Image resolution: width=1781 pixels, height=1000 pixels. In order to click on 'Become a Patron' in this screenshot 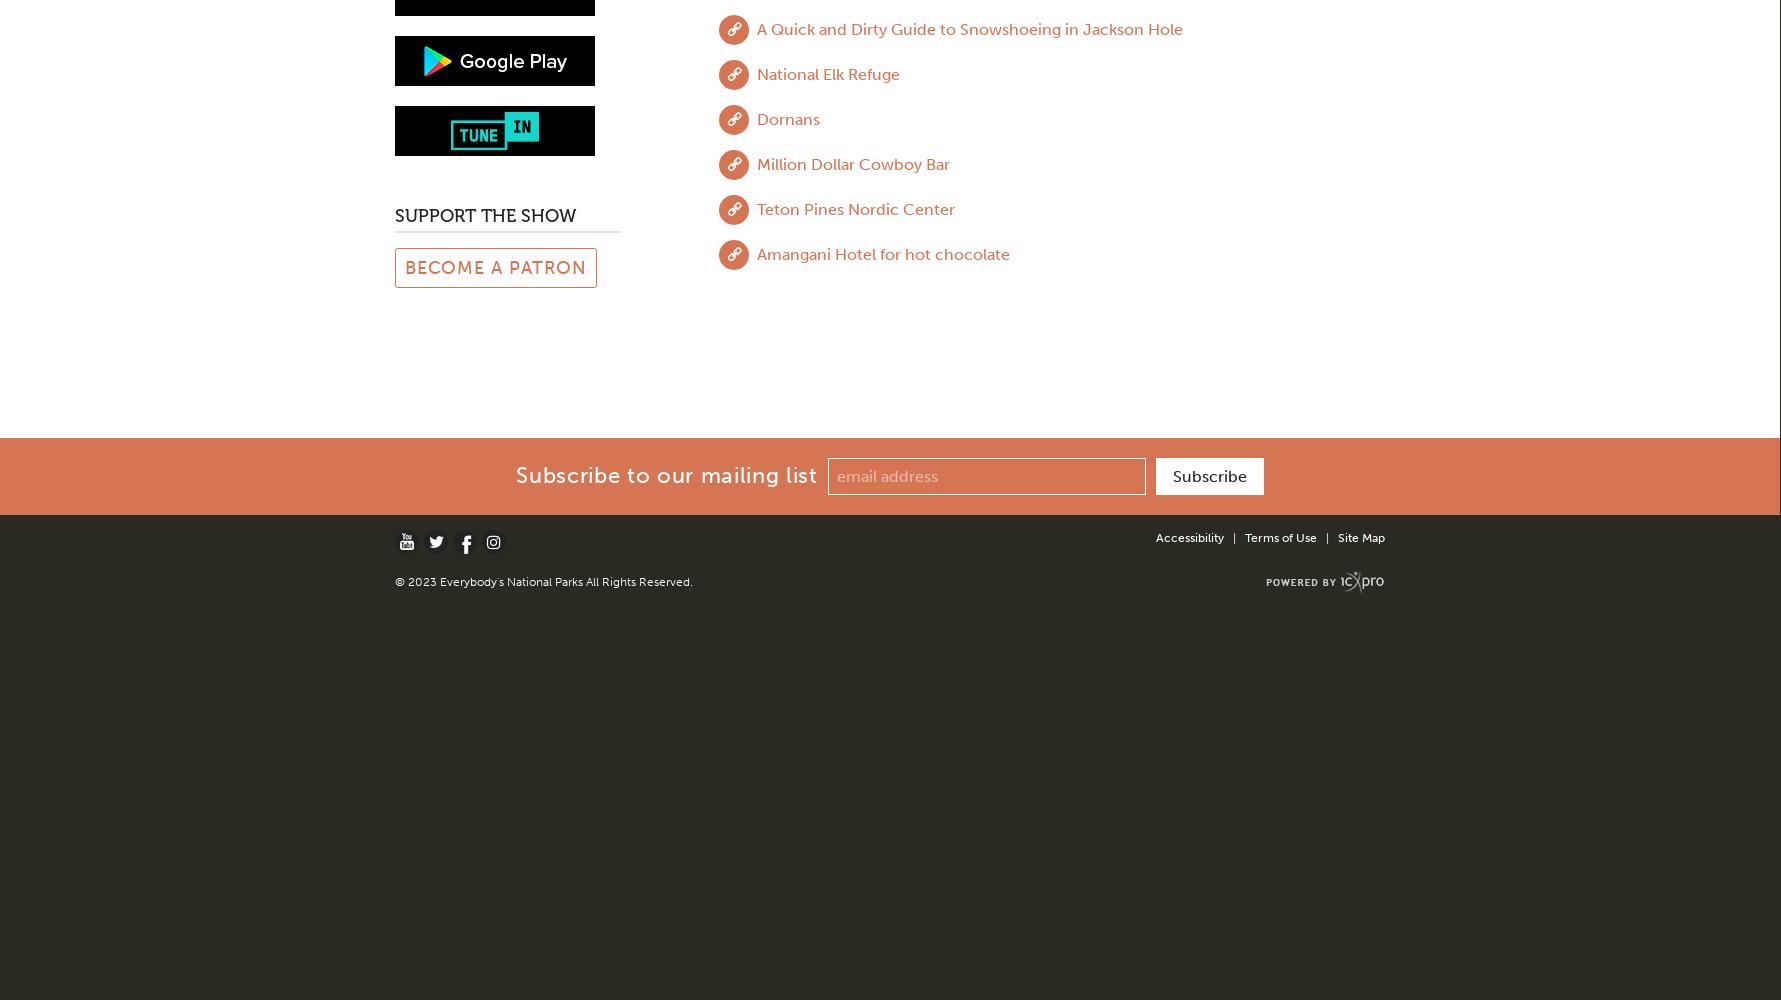, I will do `click(495, 267)`.